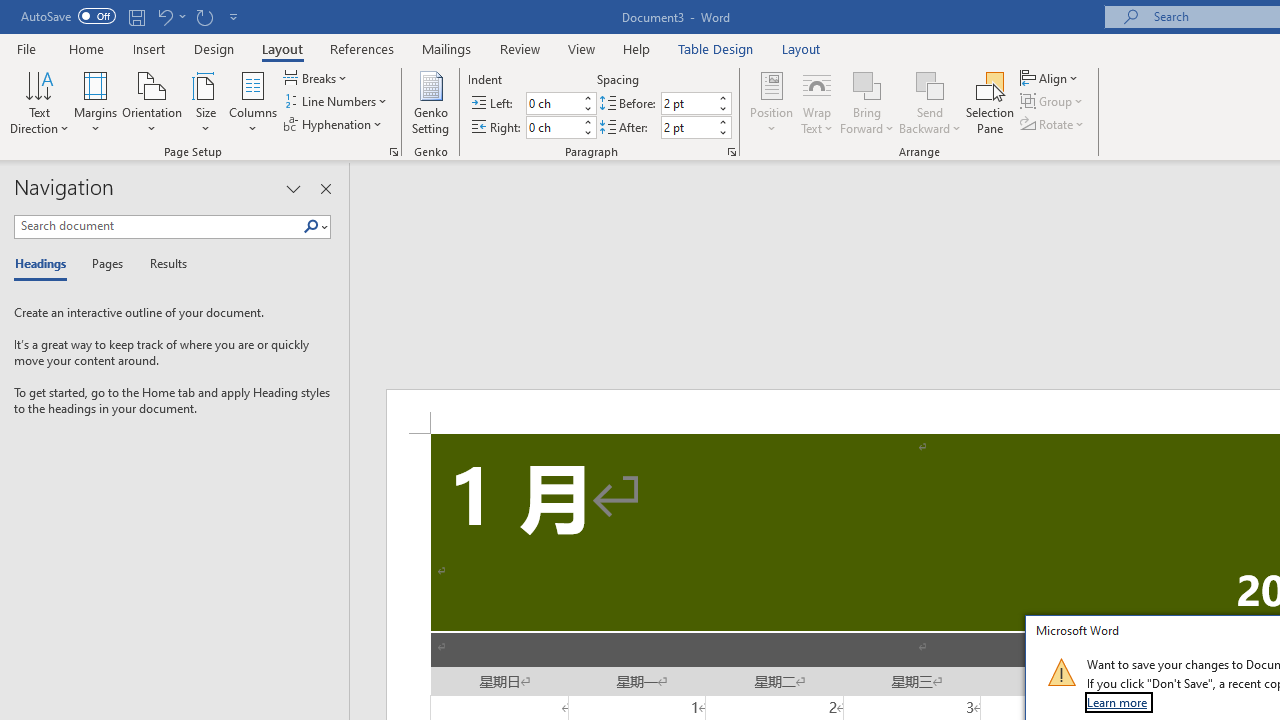  What do you see at coordinates (929, 103) in the screenshot?
I see `'Send Backward'` at bounding box center [929, 103].